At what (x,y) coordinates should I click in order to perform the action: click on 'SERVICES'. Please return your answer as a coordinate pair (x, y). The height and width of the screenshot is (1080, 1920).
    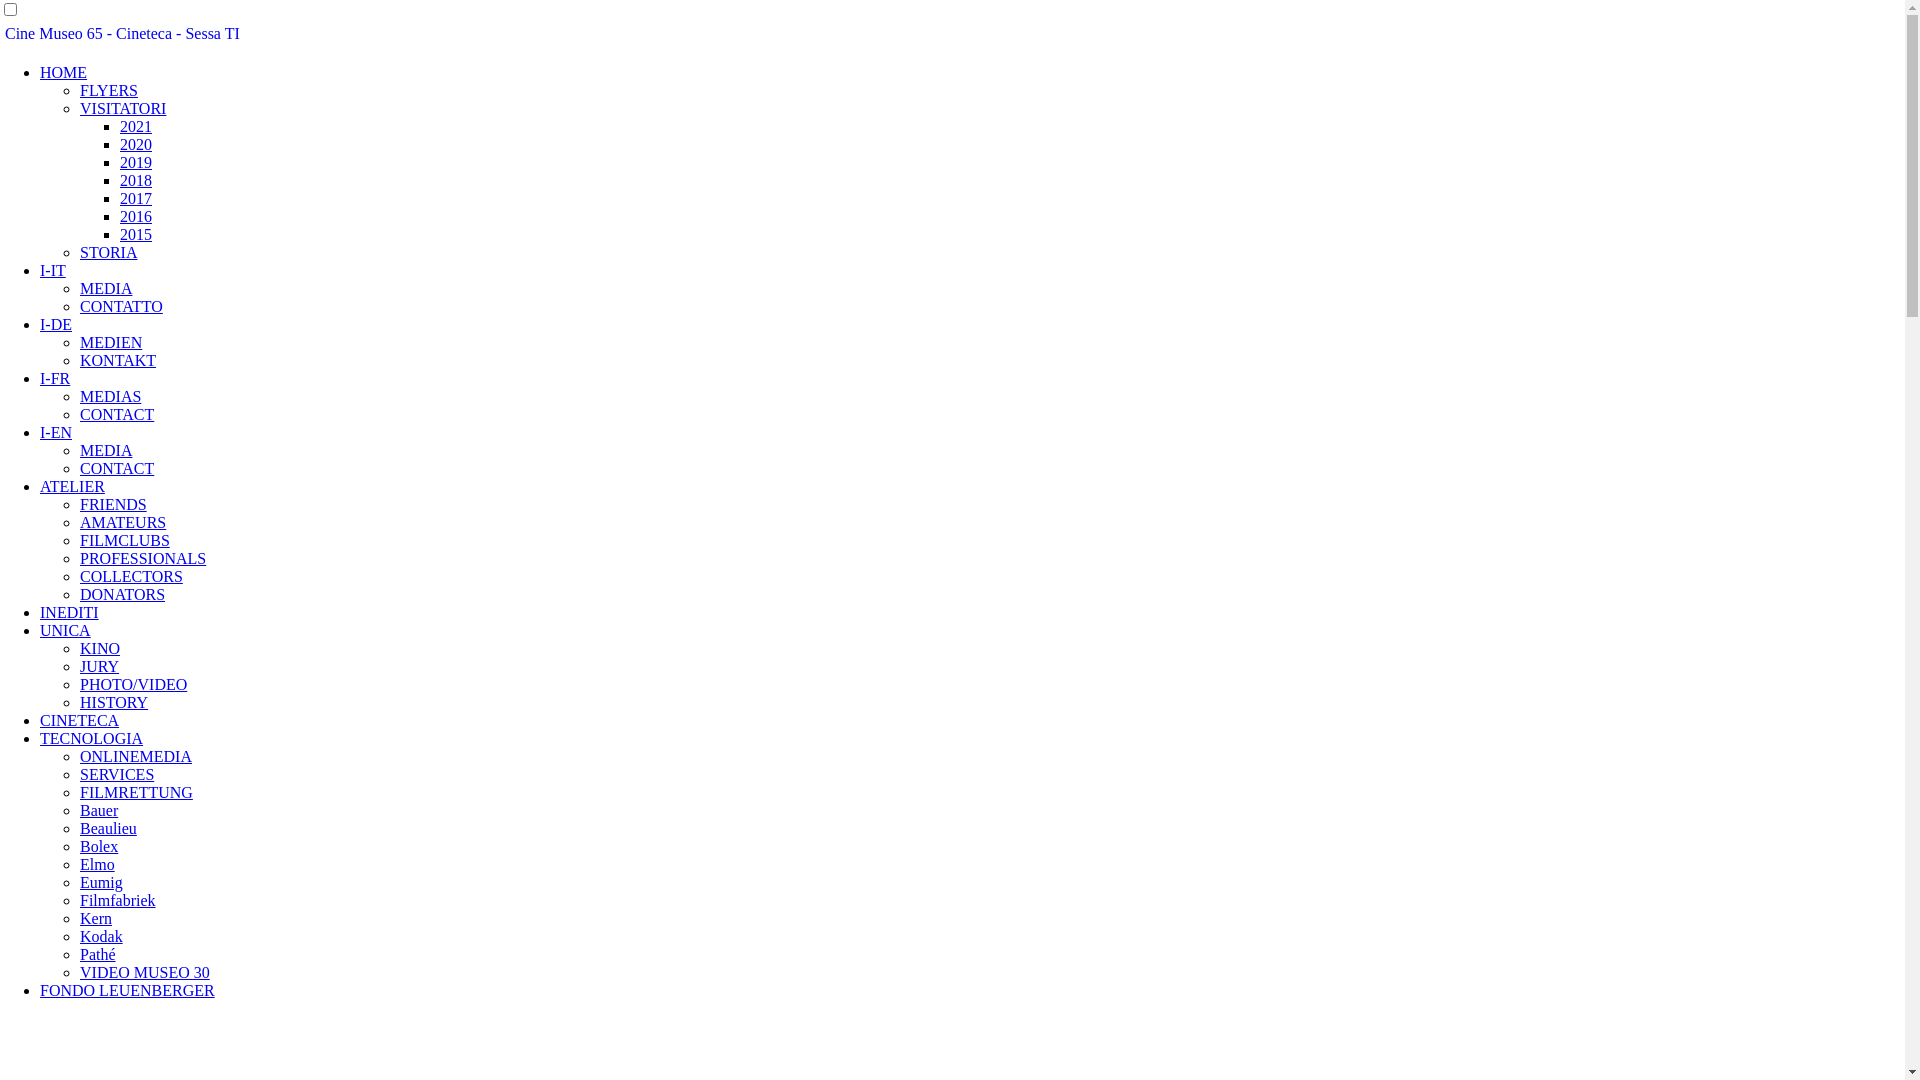
    Looking at the image, I should click on (115, 773).